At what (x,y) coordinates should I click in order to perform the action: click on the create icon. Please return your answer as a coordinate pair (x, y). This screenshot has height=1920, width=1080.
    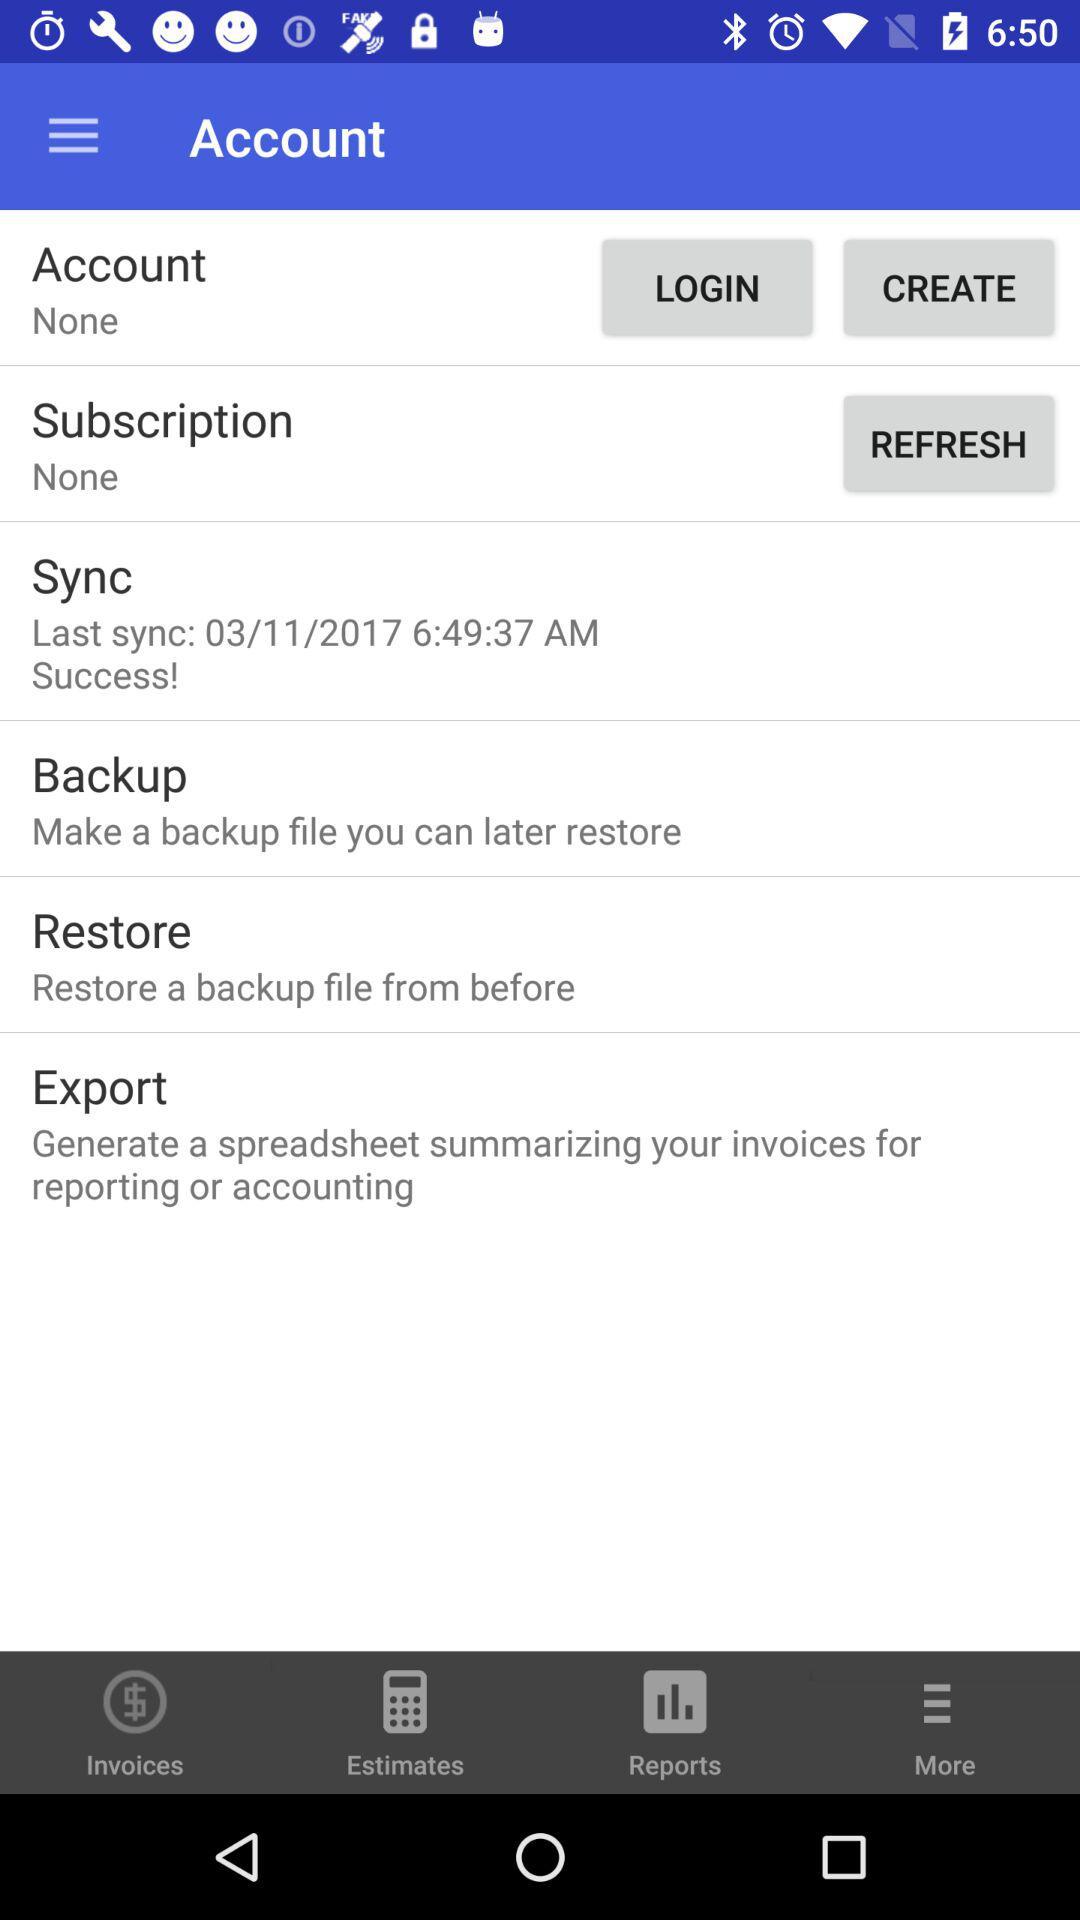
    Looking at the image, I should click on (947, 286).